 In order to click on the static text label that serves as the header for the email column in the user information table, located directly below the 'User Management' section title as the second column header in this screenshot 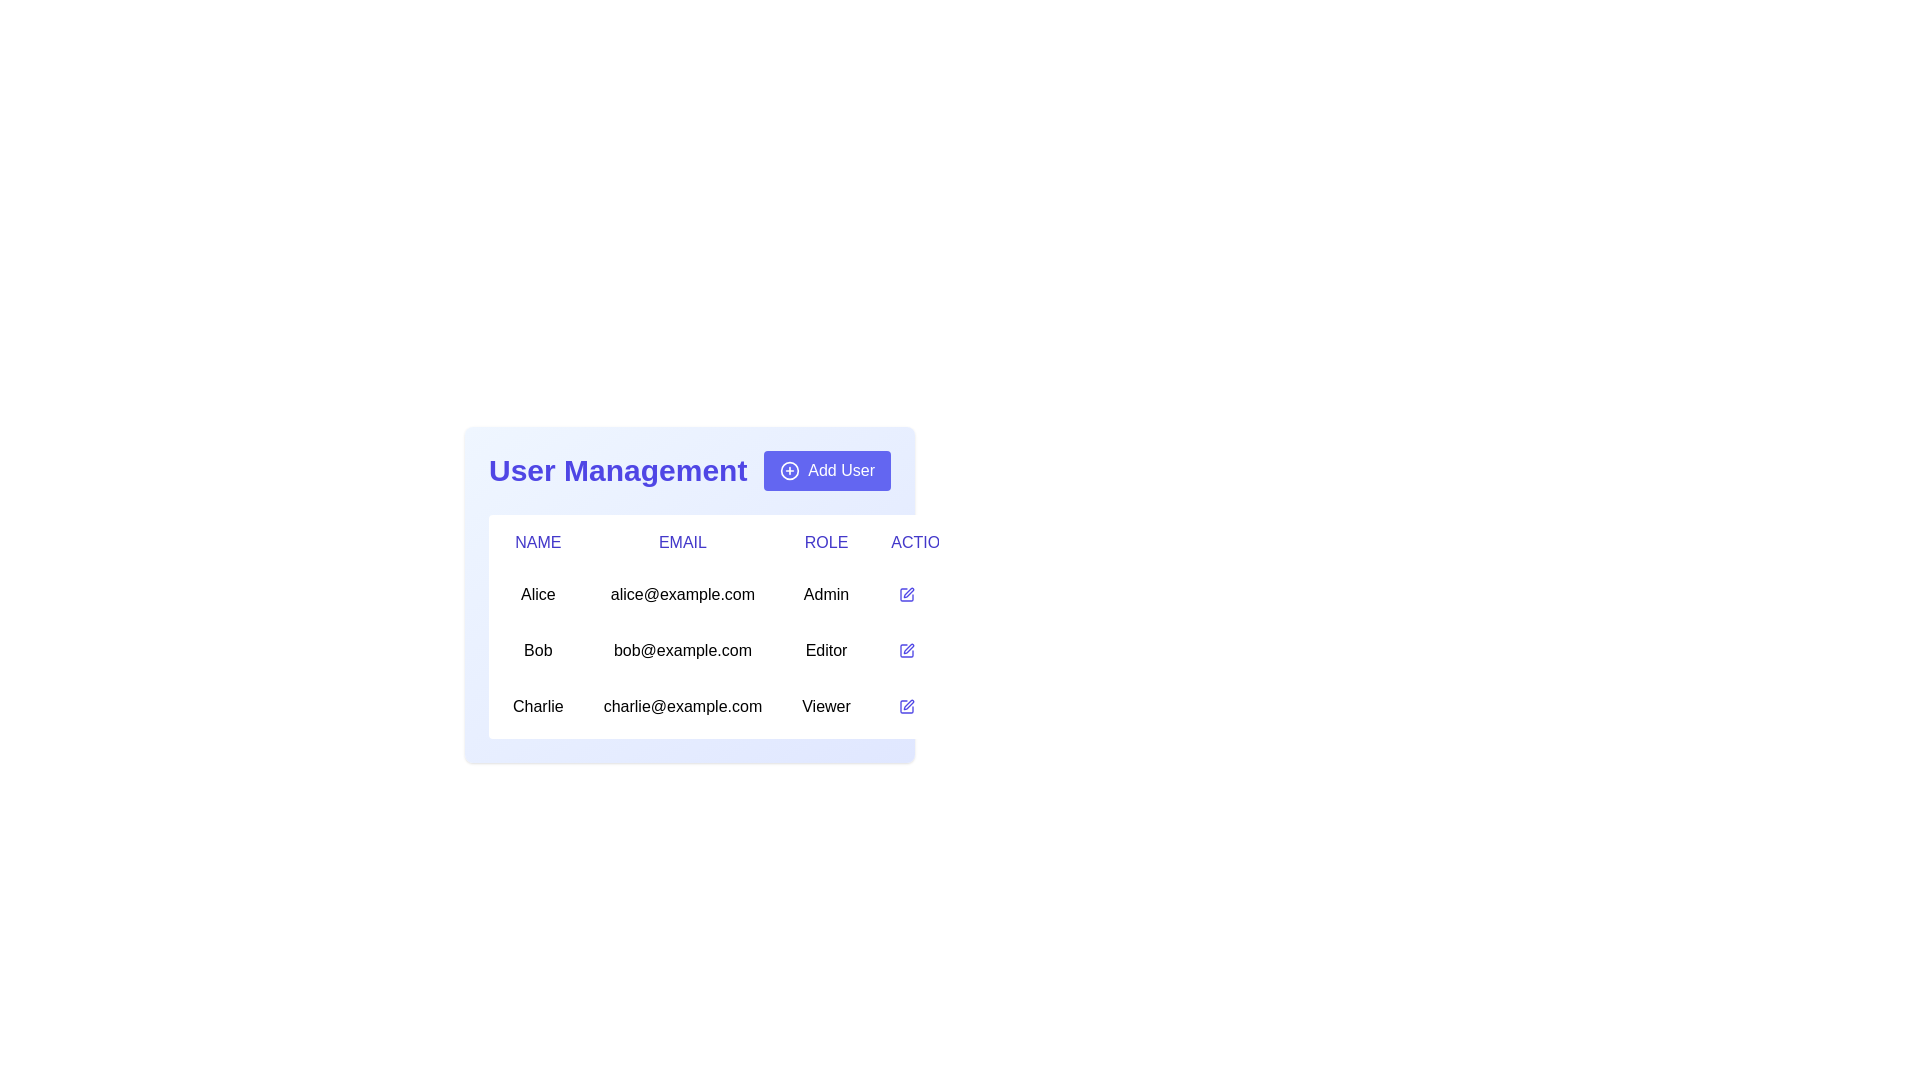, I will do `click(682, 543)`.